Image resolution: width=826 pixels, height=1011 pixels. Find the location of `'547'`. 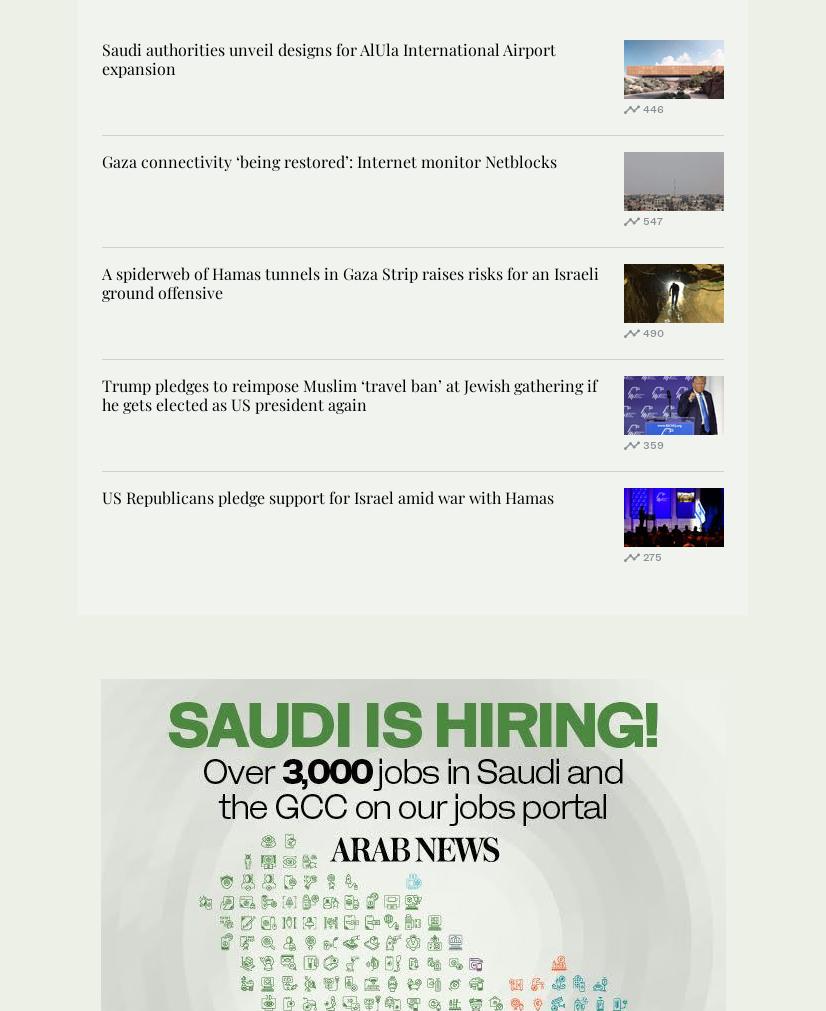

'547' is located at coordinates (642, 219).